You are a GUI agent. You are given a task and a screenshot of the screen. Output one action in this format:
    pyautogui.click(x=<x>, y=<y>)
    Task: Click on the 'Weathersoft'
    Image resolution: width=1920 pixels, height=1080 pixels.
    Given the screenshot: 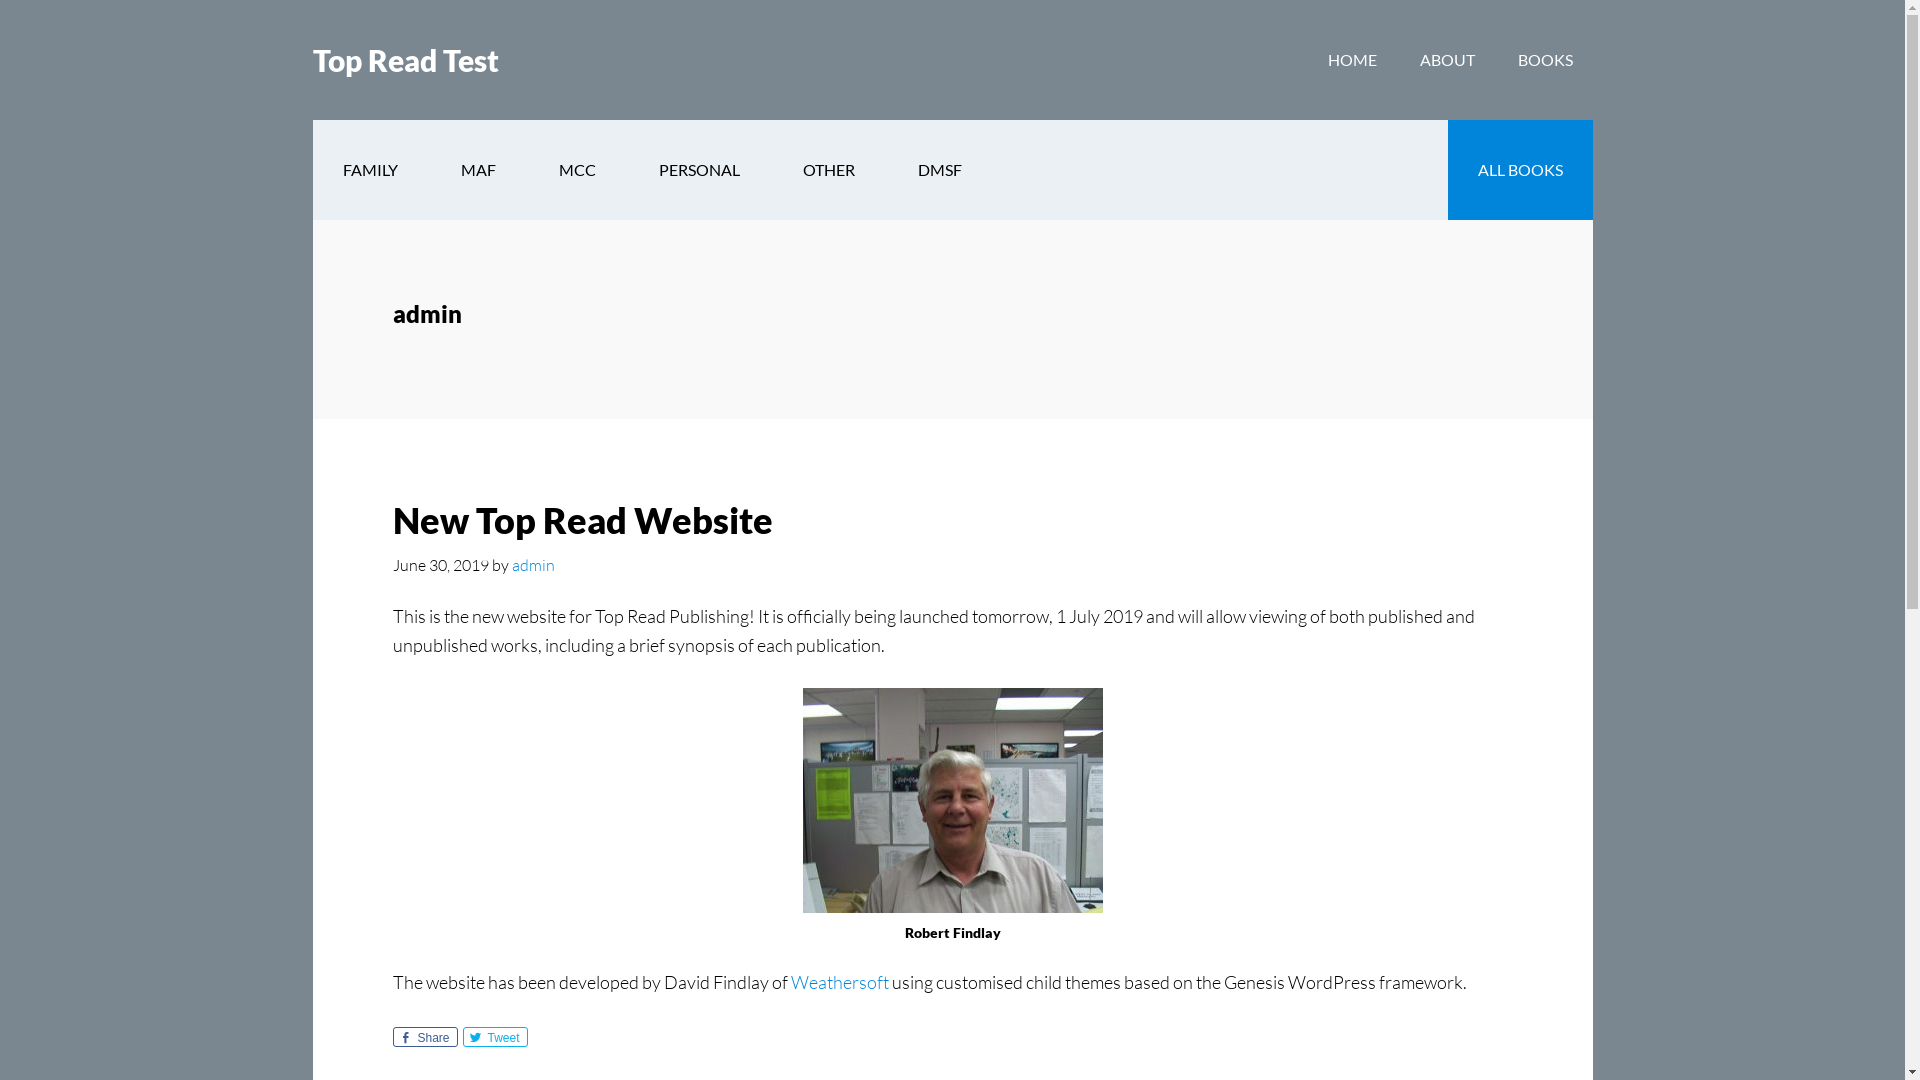 What is the action you would take?
    pyautogui.click(x=839, y=981)
    